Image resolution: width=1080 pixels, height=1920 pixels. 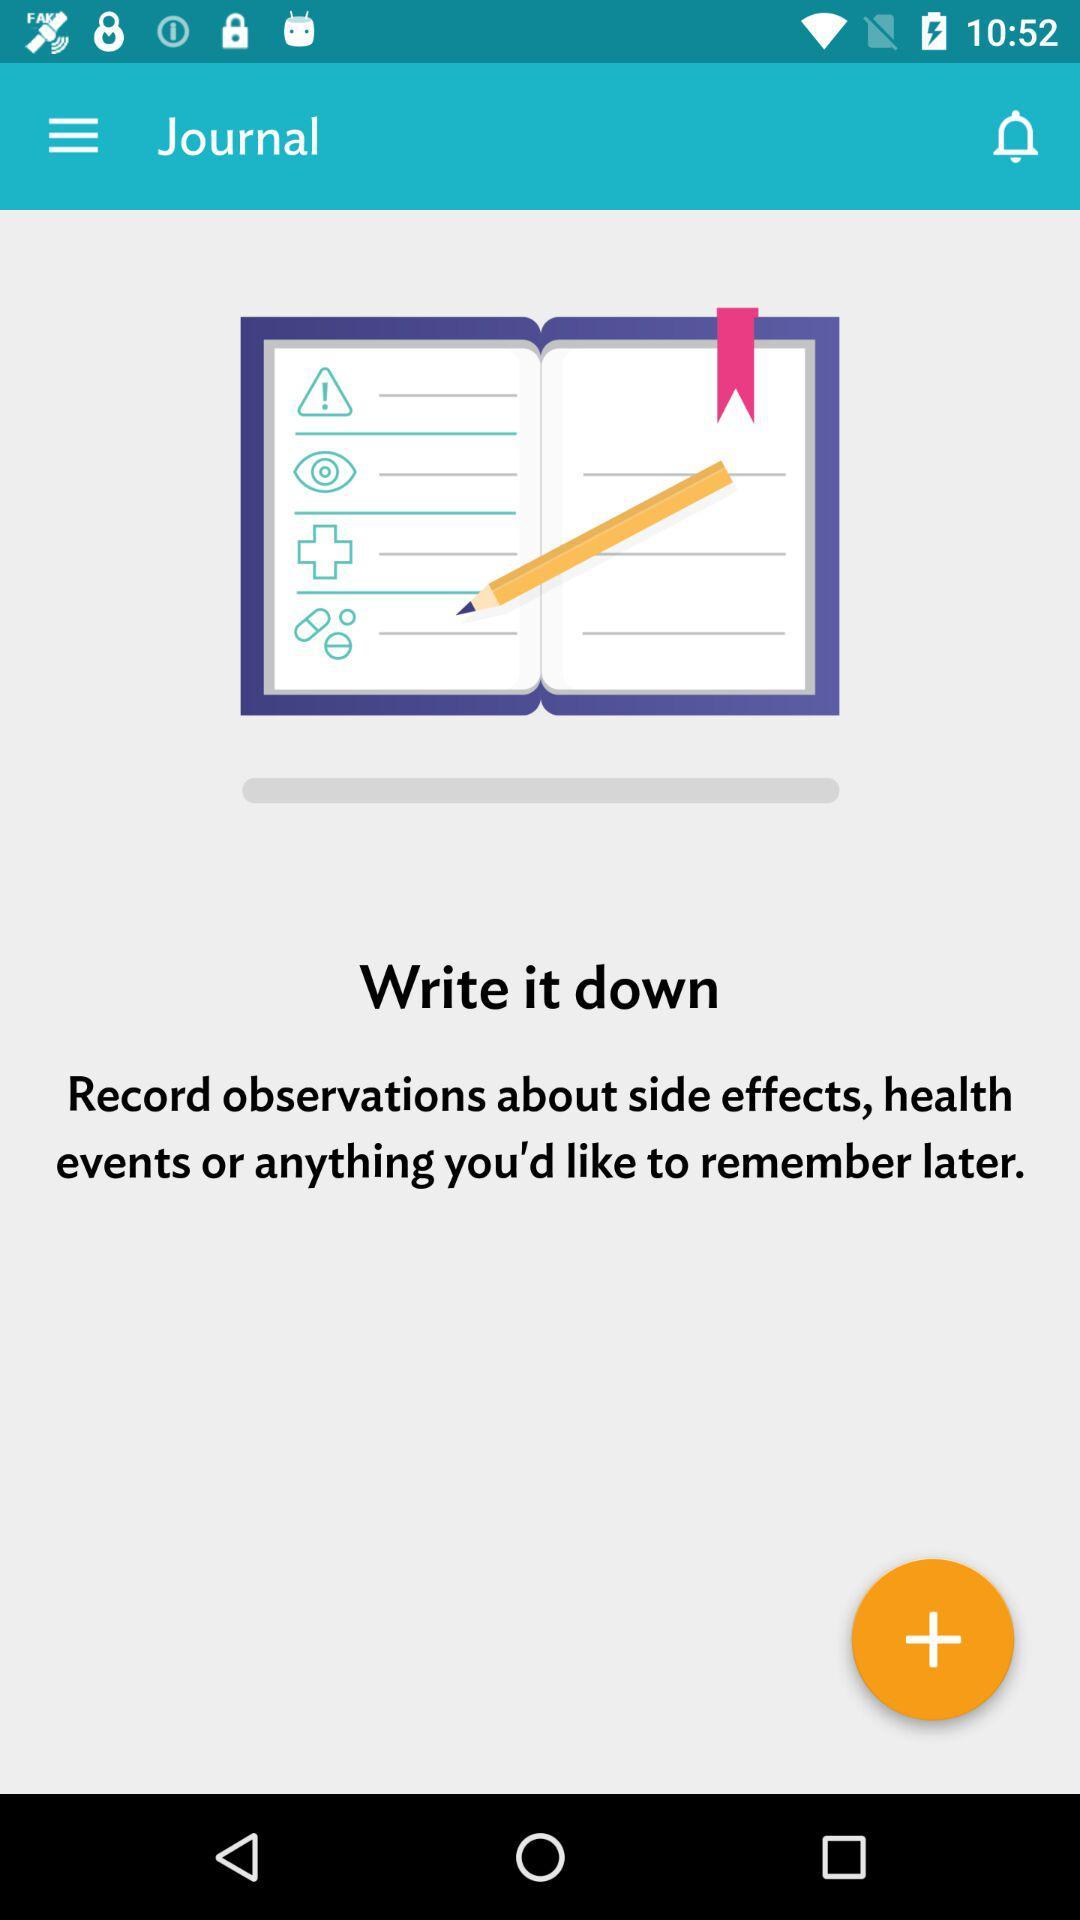 I want to click on the icon below the record observations about icon, so click(x=540, y=1310).